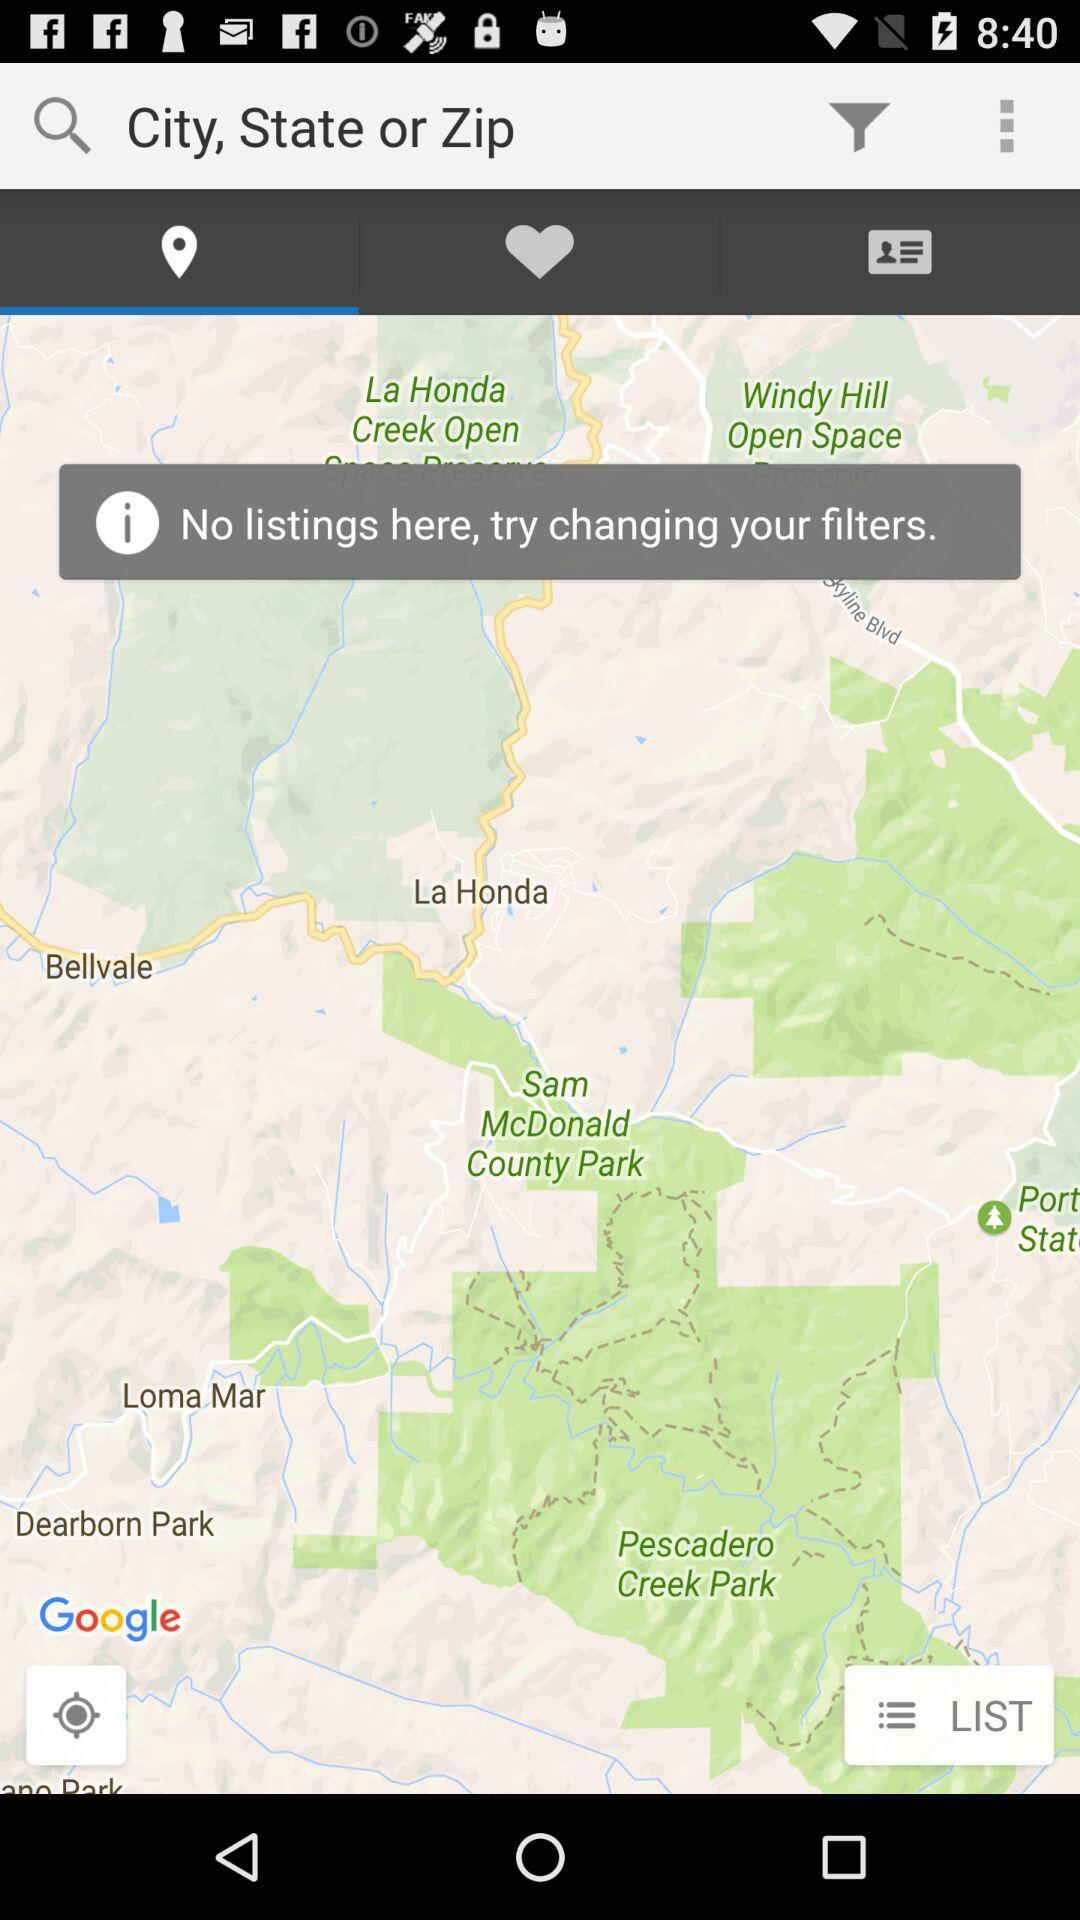 This screenshot has height=1920, width=1080. Describe the element at coordinates (75, 1838) in the screenshot. I see `the location_crosshair icon` at that location.